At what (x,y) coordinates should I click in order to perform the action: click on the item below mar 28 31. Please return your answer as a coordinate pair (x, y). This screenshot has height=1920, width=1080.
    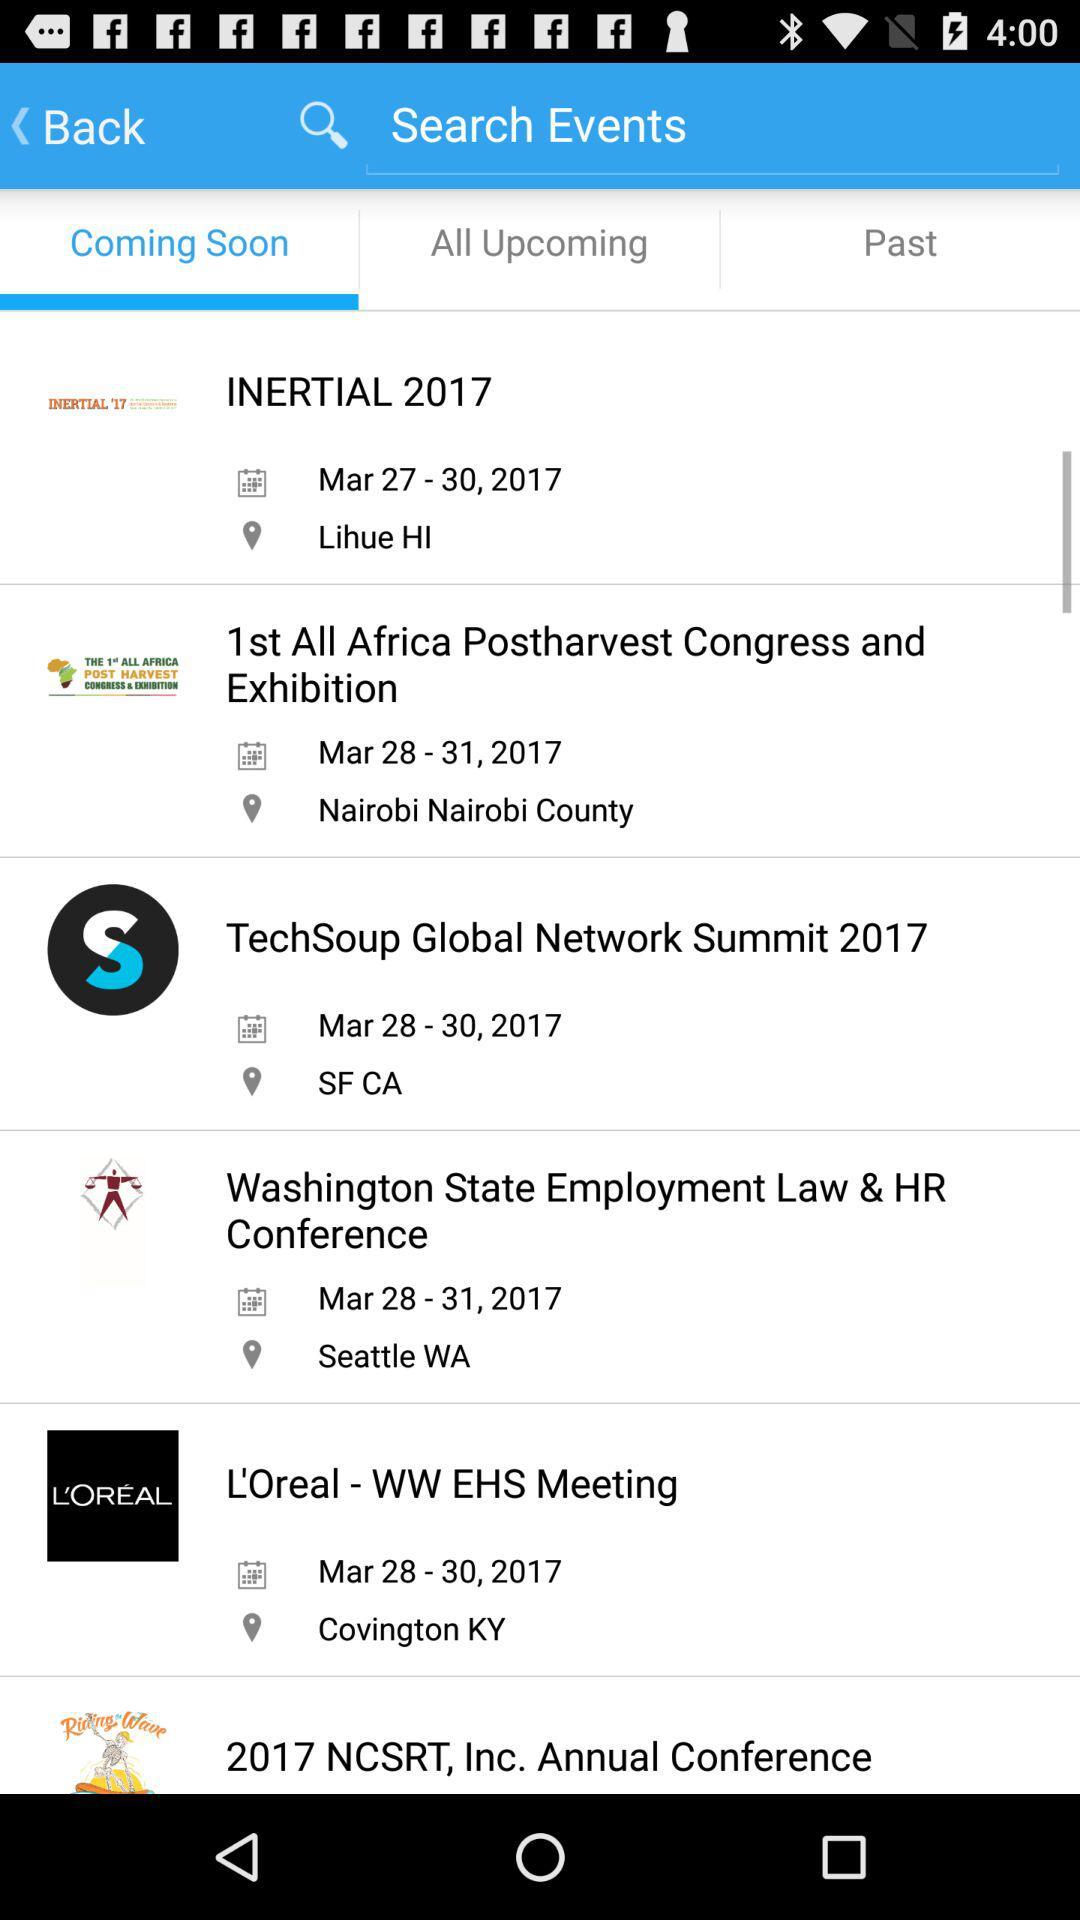
    Looking at the image, I should click on (394, 1354).